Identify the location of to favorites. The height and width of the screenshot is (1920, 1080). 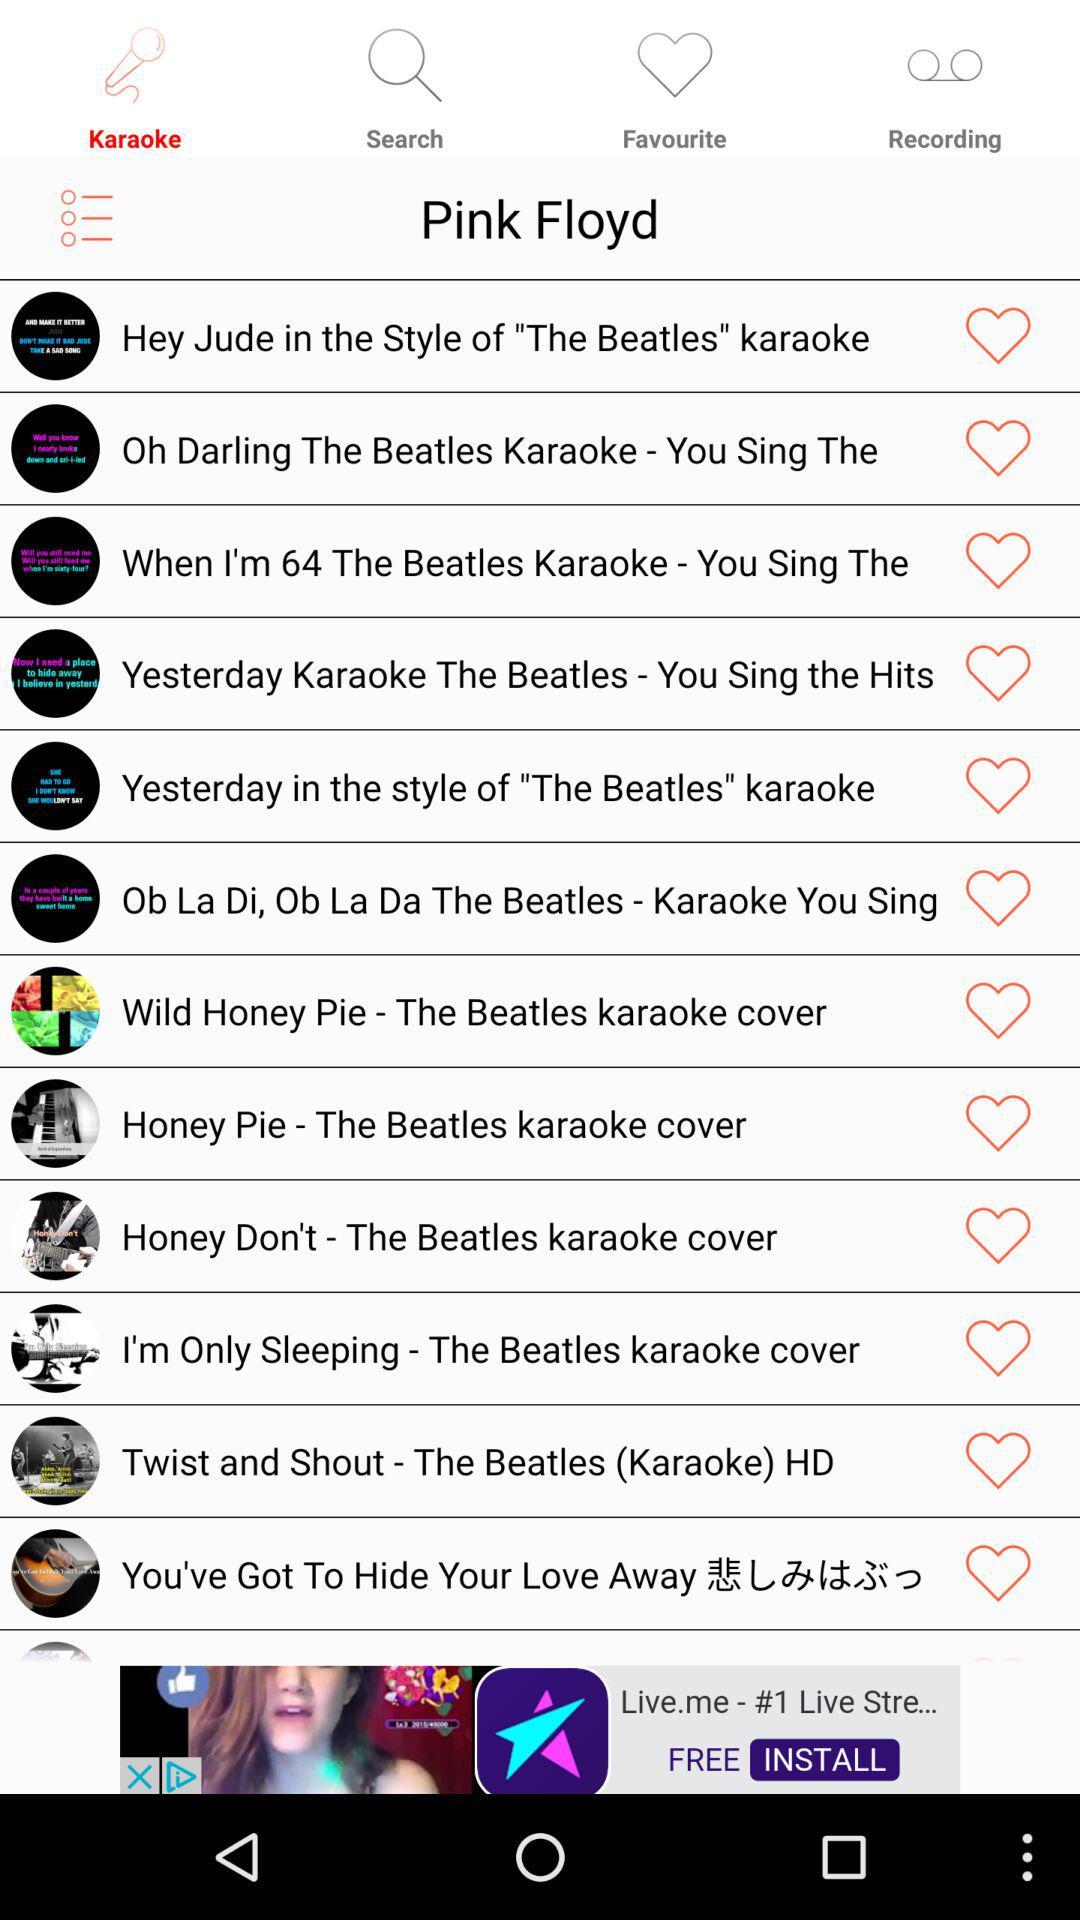
(998, 1235).